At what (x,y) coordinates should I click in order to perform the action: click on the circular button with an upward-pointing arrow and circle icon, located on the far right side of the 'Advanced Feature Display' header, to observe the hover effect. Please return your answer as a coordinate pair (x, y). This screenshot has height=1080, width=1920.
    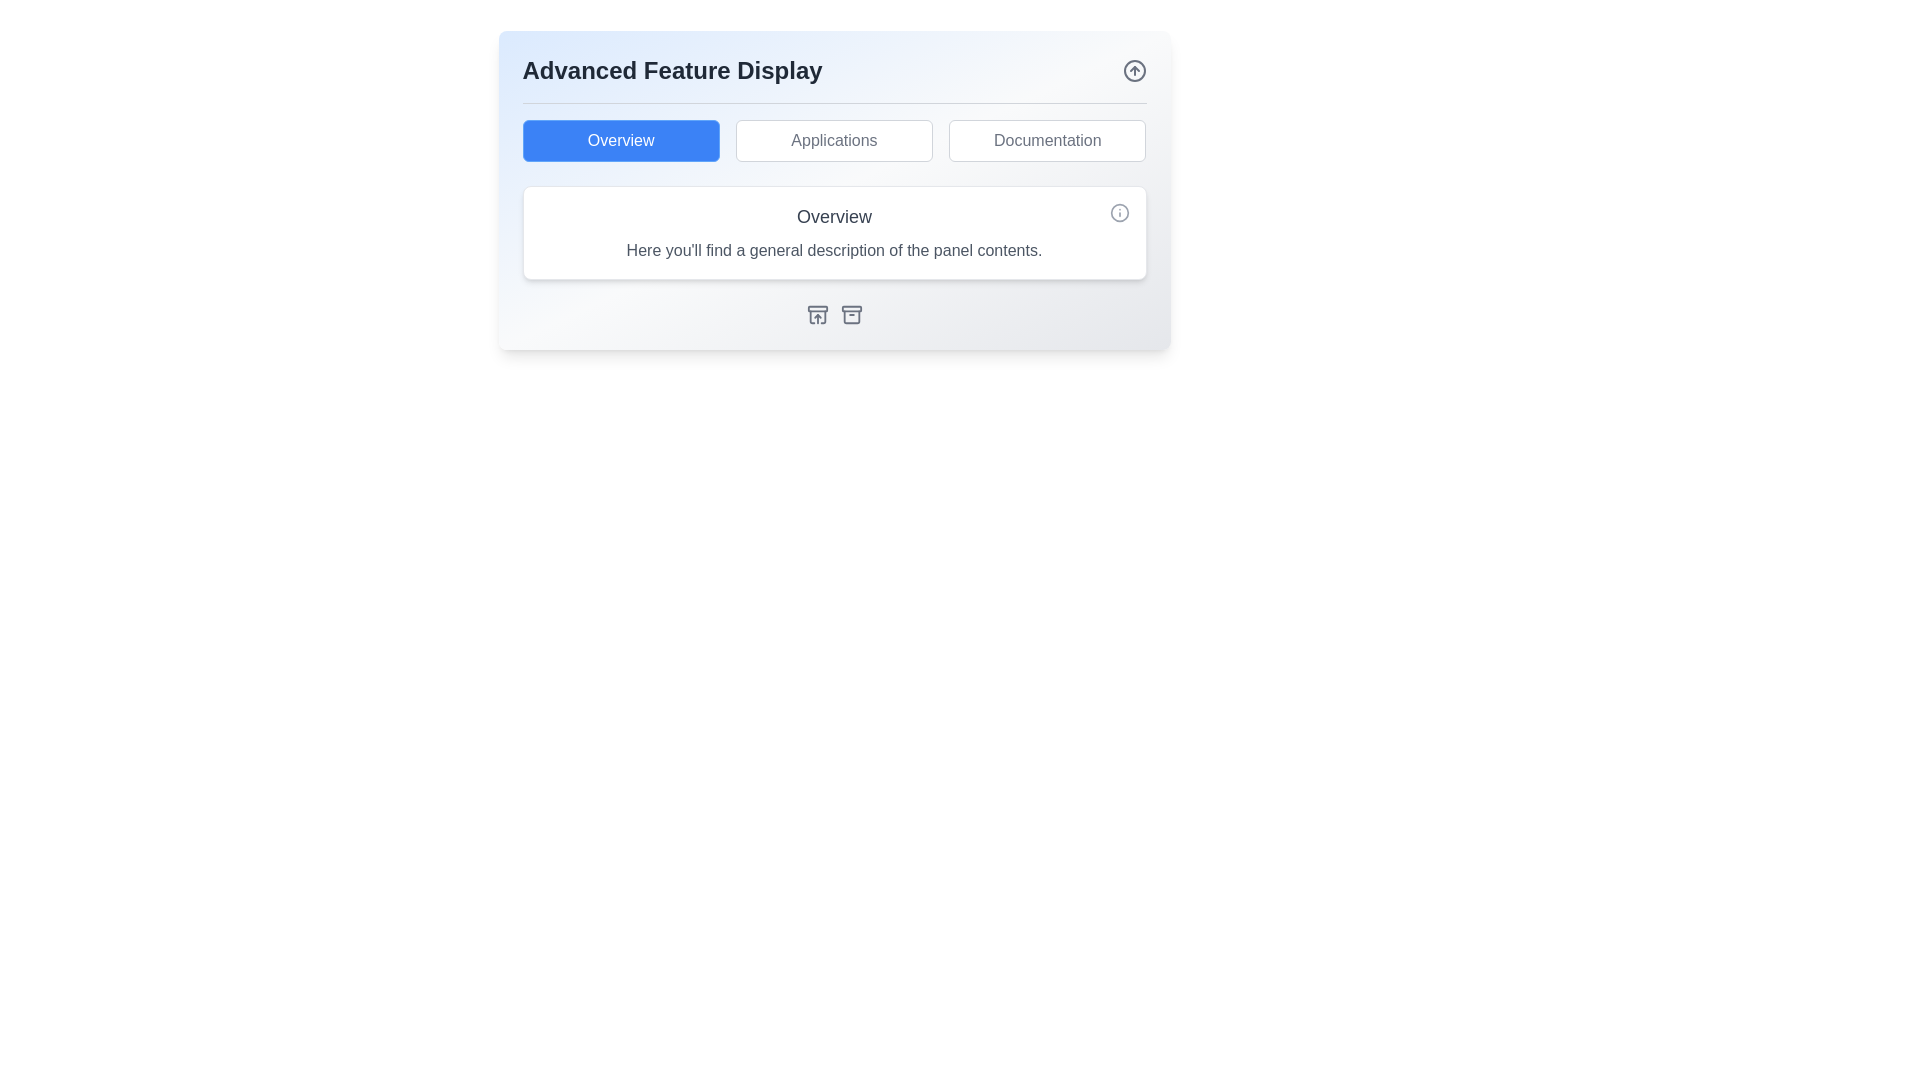
    Looking at the image, I should click on (1134, 69).